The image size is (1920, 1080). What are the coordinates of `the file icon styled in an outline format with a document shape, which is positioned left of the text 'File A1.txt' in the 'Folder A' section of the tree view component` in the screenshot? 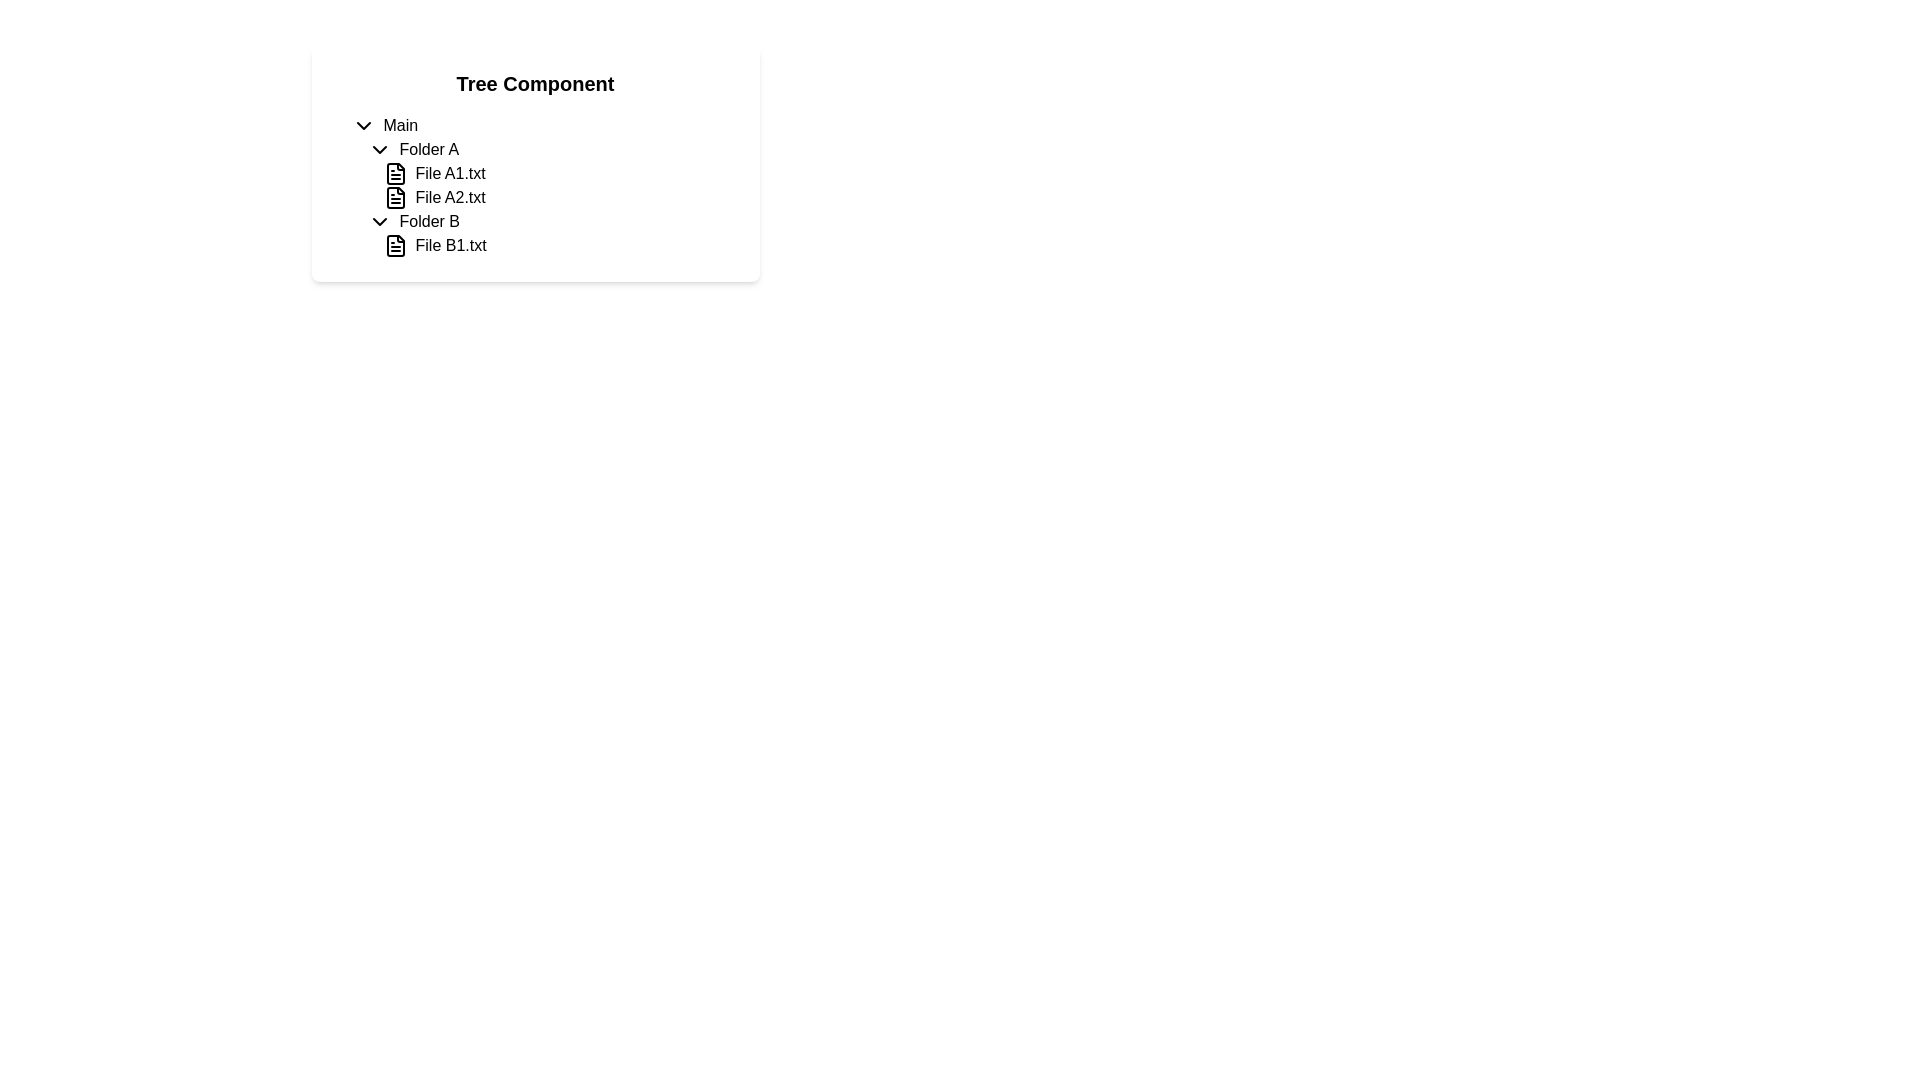 It's located at (395, 172).